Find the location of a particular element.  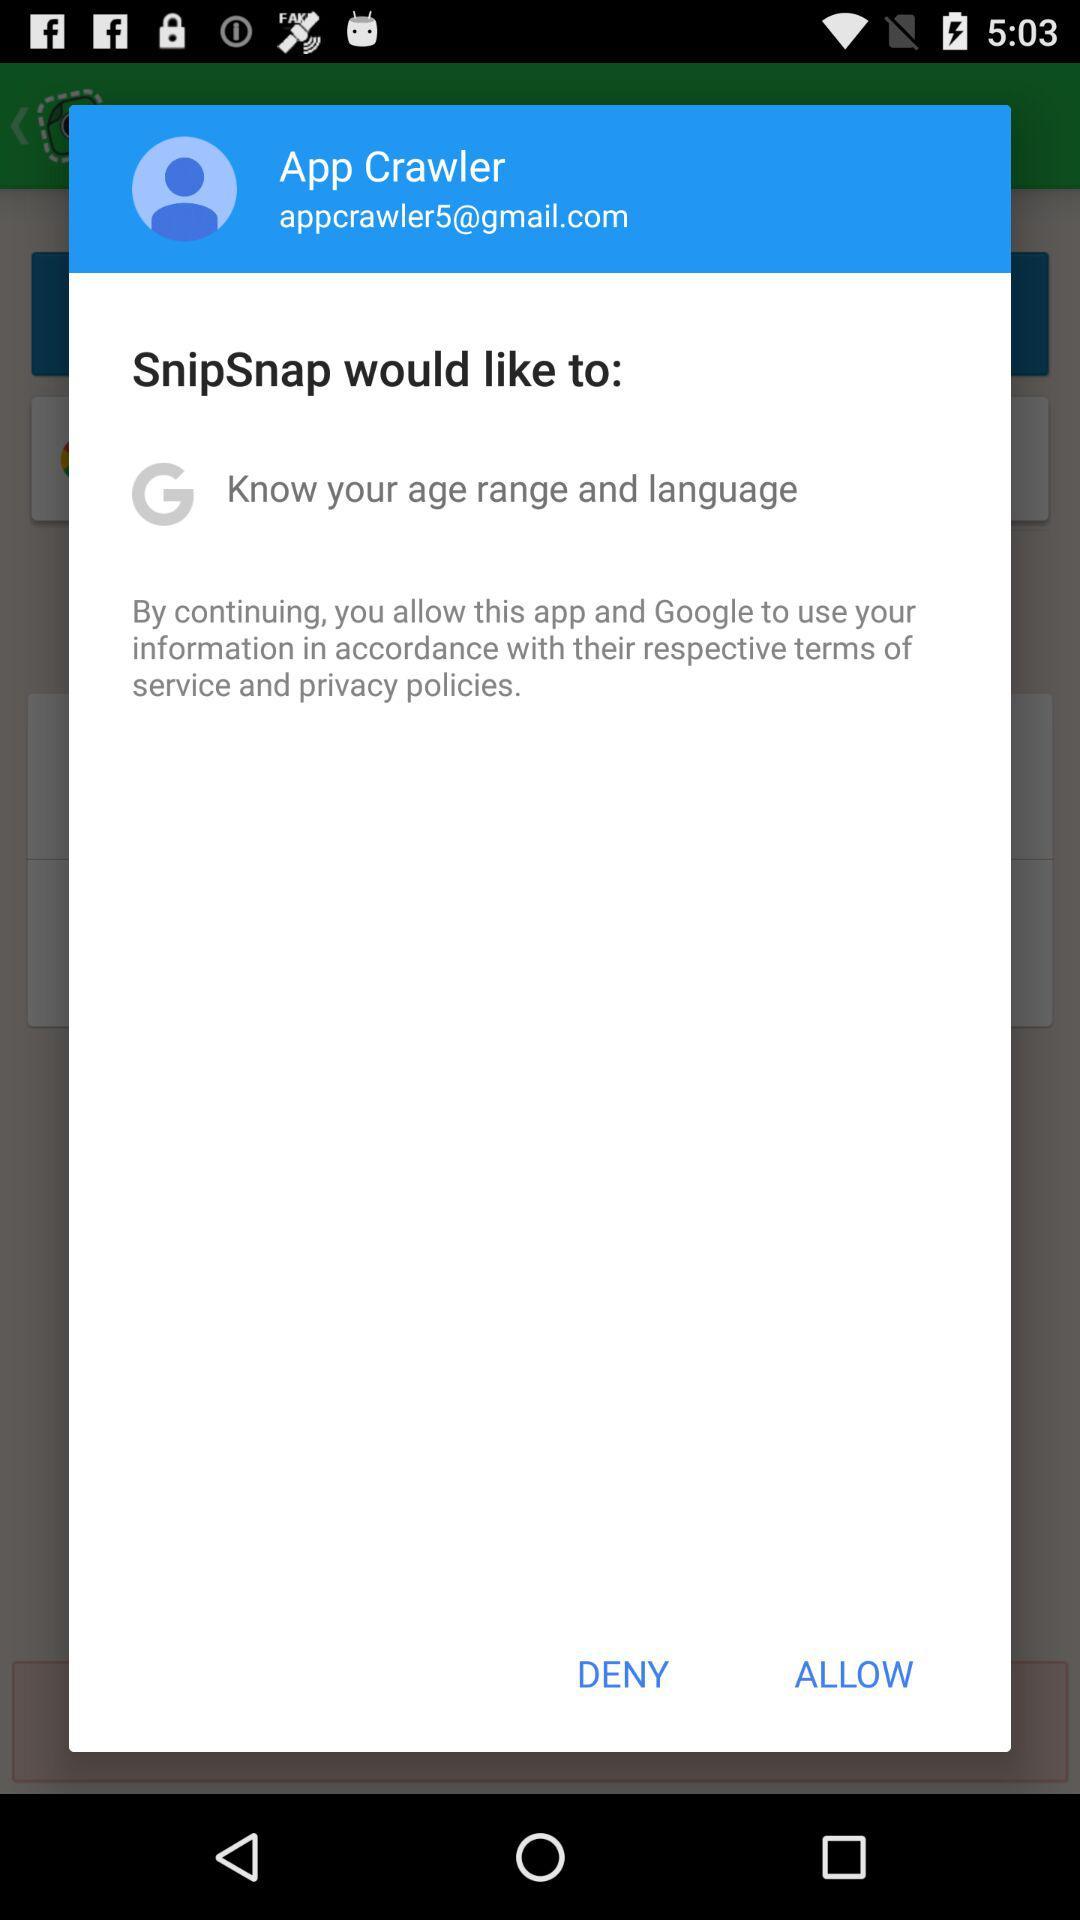

button next to the allow button is located at coordinates (621, 1673).